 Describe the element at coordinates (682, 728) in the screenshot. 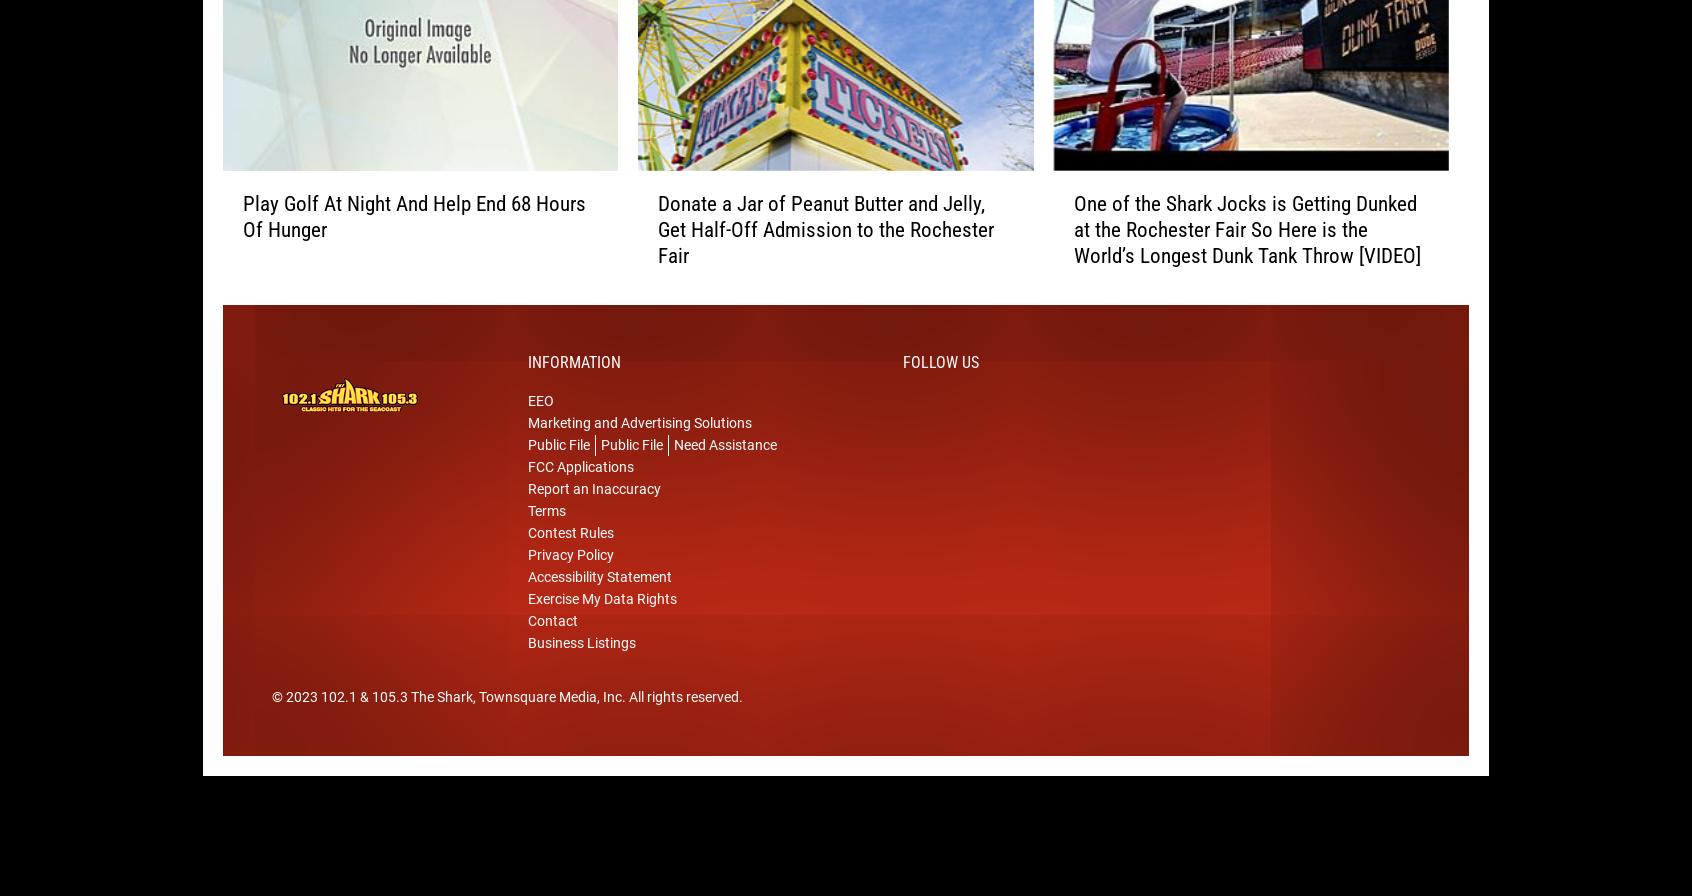

I see `'. All rights reserved.'` at that location.